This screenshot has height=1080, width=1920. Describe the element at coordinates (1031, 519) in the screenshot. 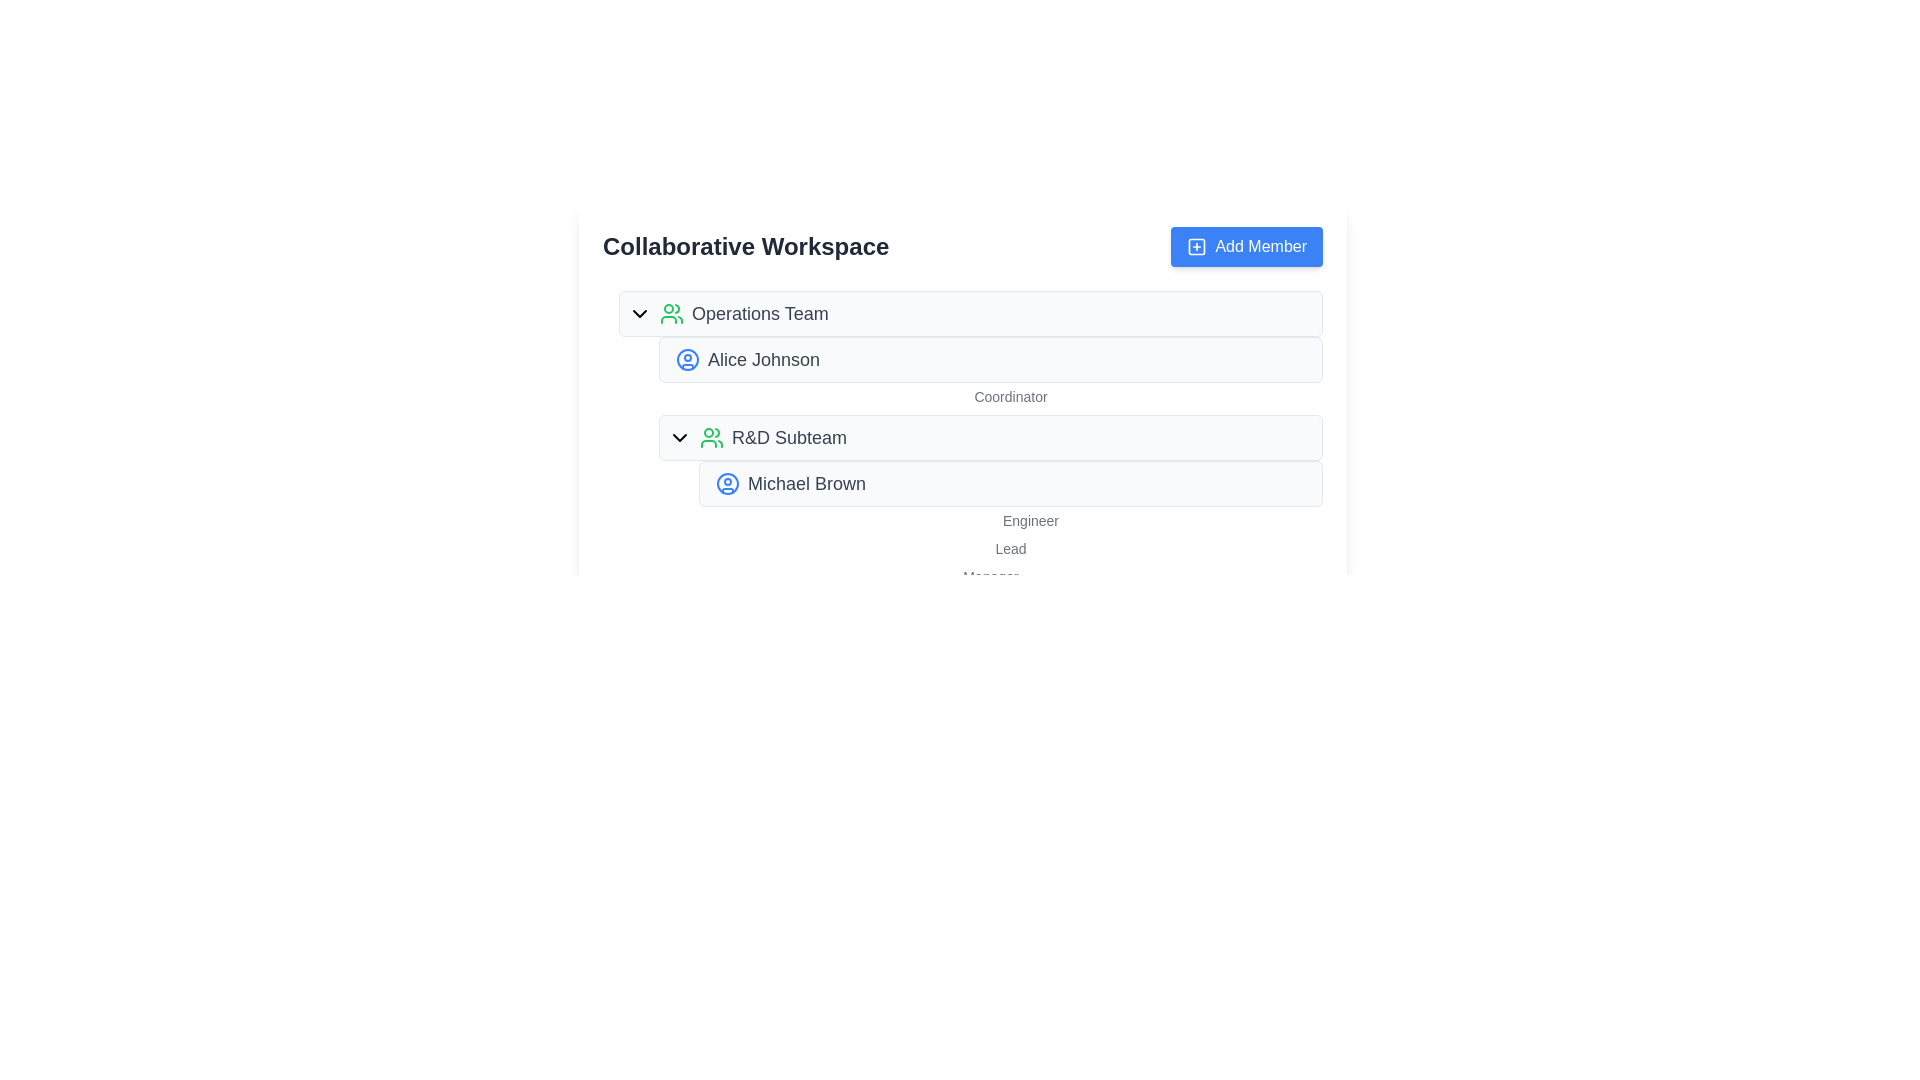

I see `the static text label displaying the job title 'Engineer' located beneath the name 'Michael Brown' in the R&D Subteam section` at that location.